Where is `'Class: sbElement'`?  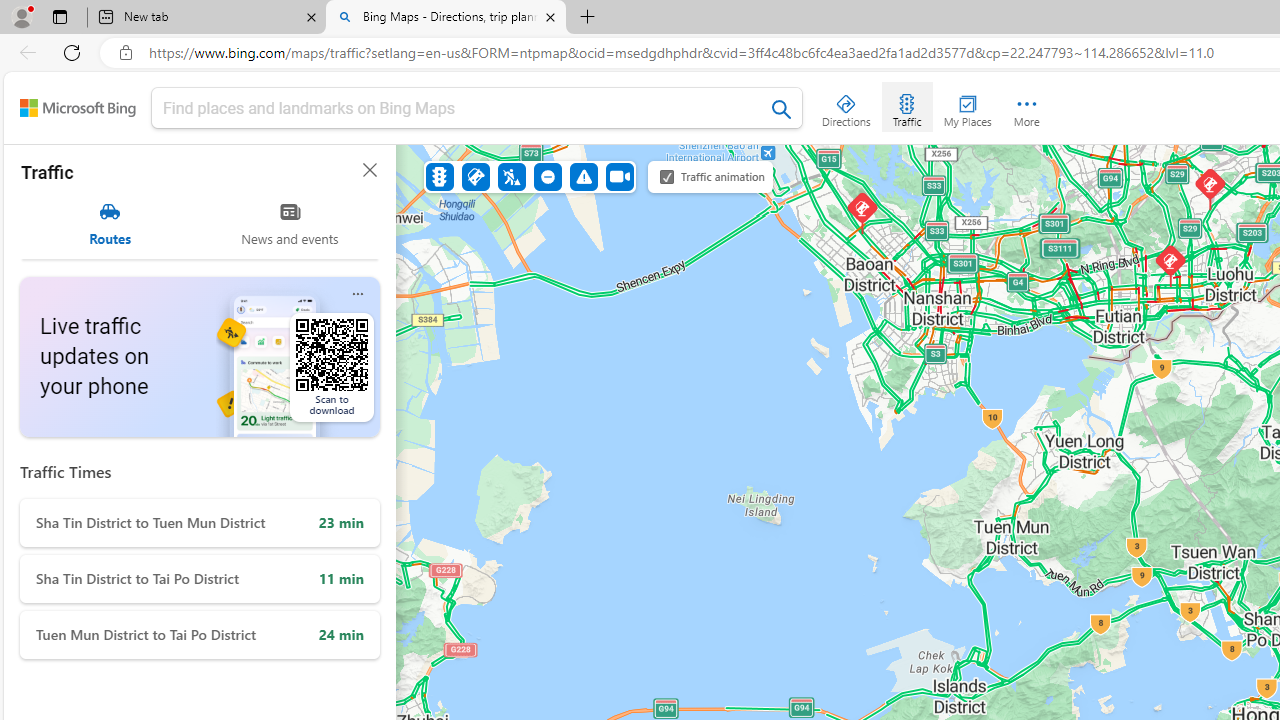 'Class: sbElement' is located at coordinates (78, 108).